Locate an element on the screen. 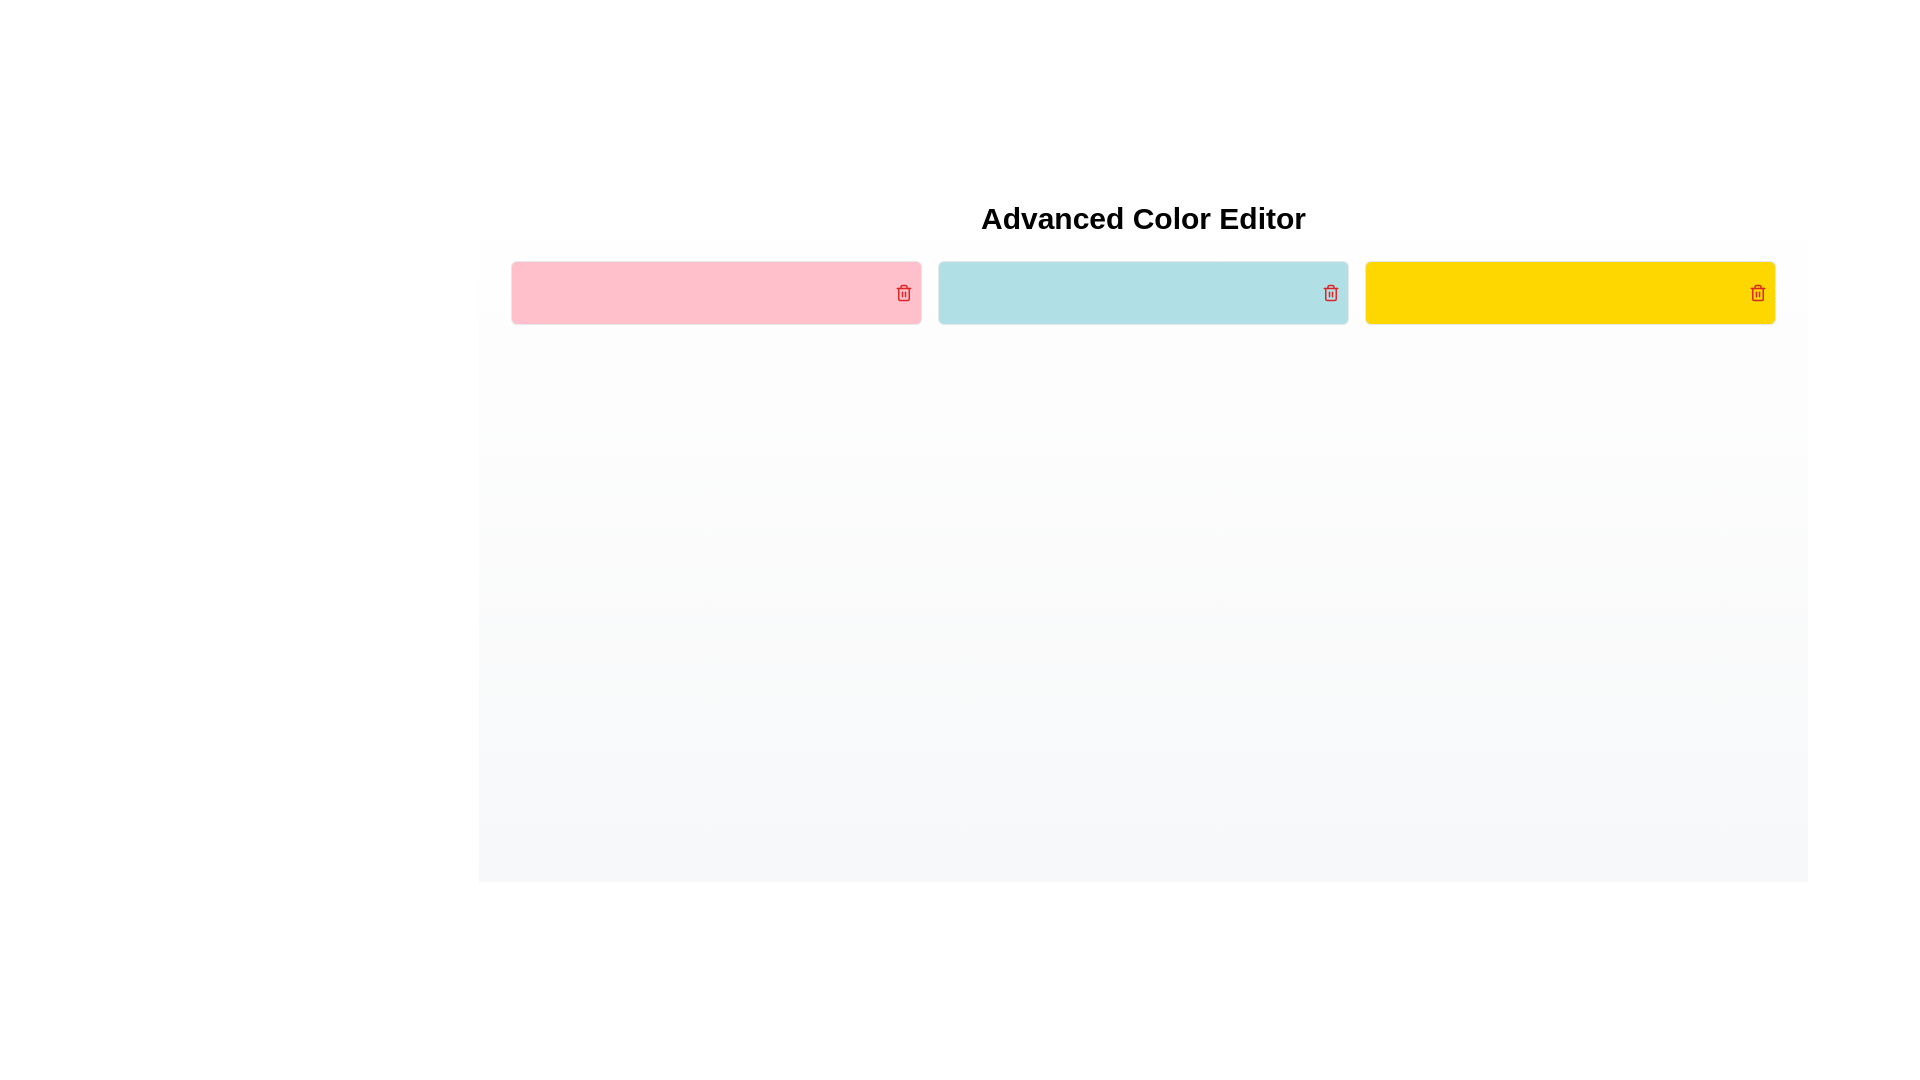 Image resolution: width=1920 pixels, height=1080 pixels. the rightmost trashcan icon, which is styled minimally and located within a yellow rectangular area is located at coordinates (1756, 294).